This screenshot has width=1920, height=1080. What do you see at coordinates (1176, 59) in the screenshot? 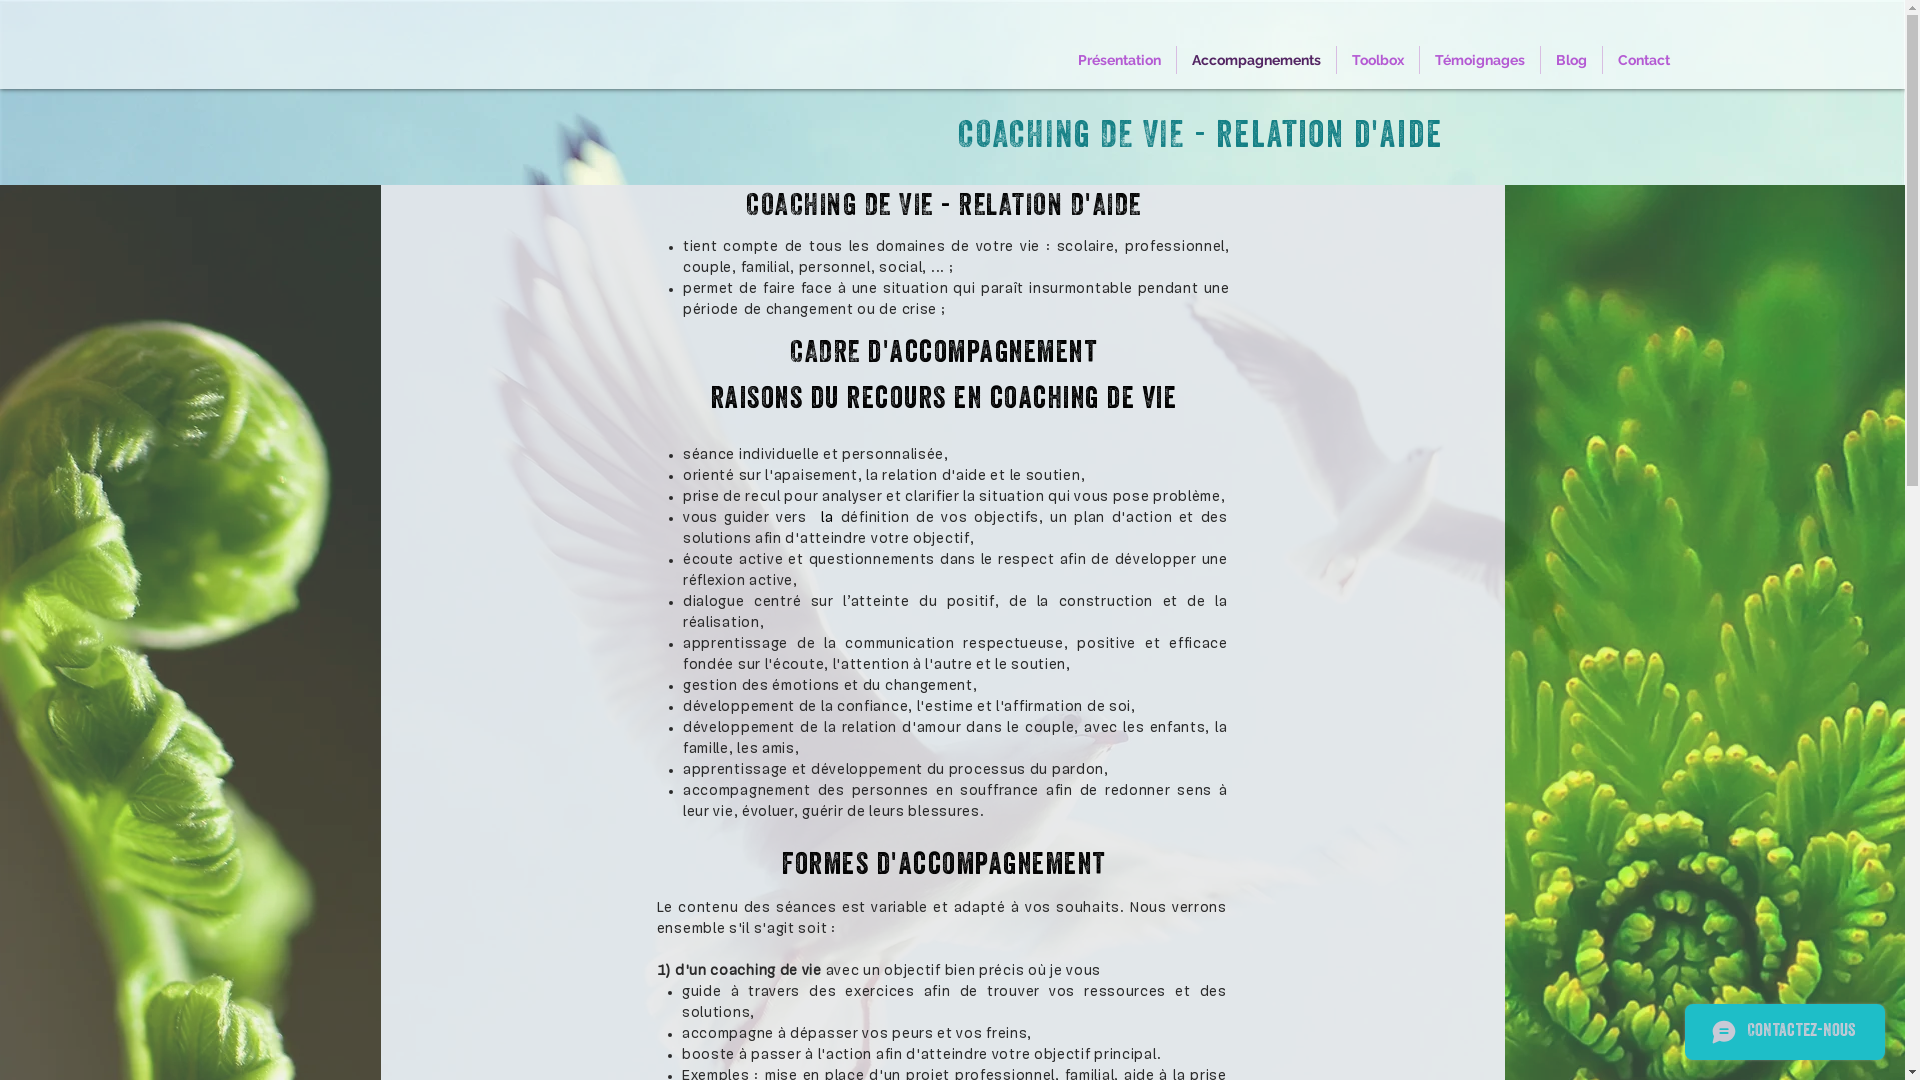
I see `'Accompagnements'` at bounding box center [1176, 59].